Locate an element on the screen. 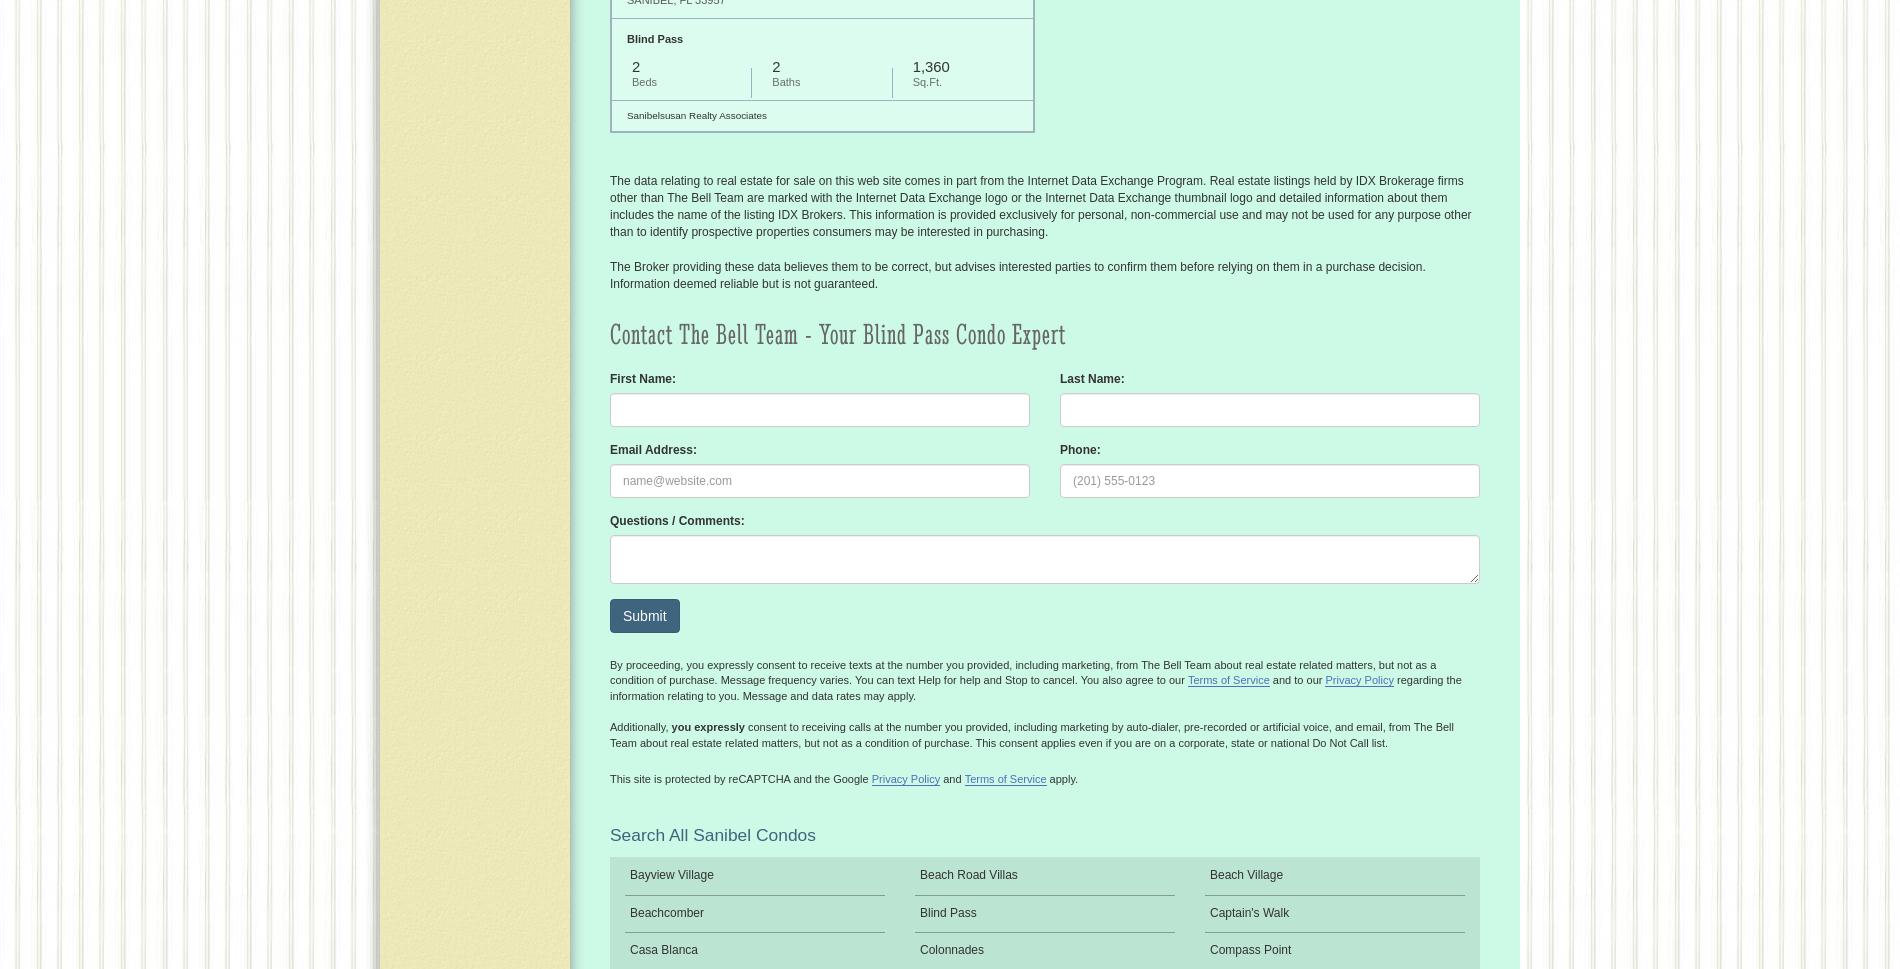 The width and height of the screenshot is (1900, 969). 'Sanibelsusan Realty Associates' is located at coordinates (696, 114).